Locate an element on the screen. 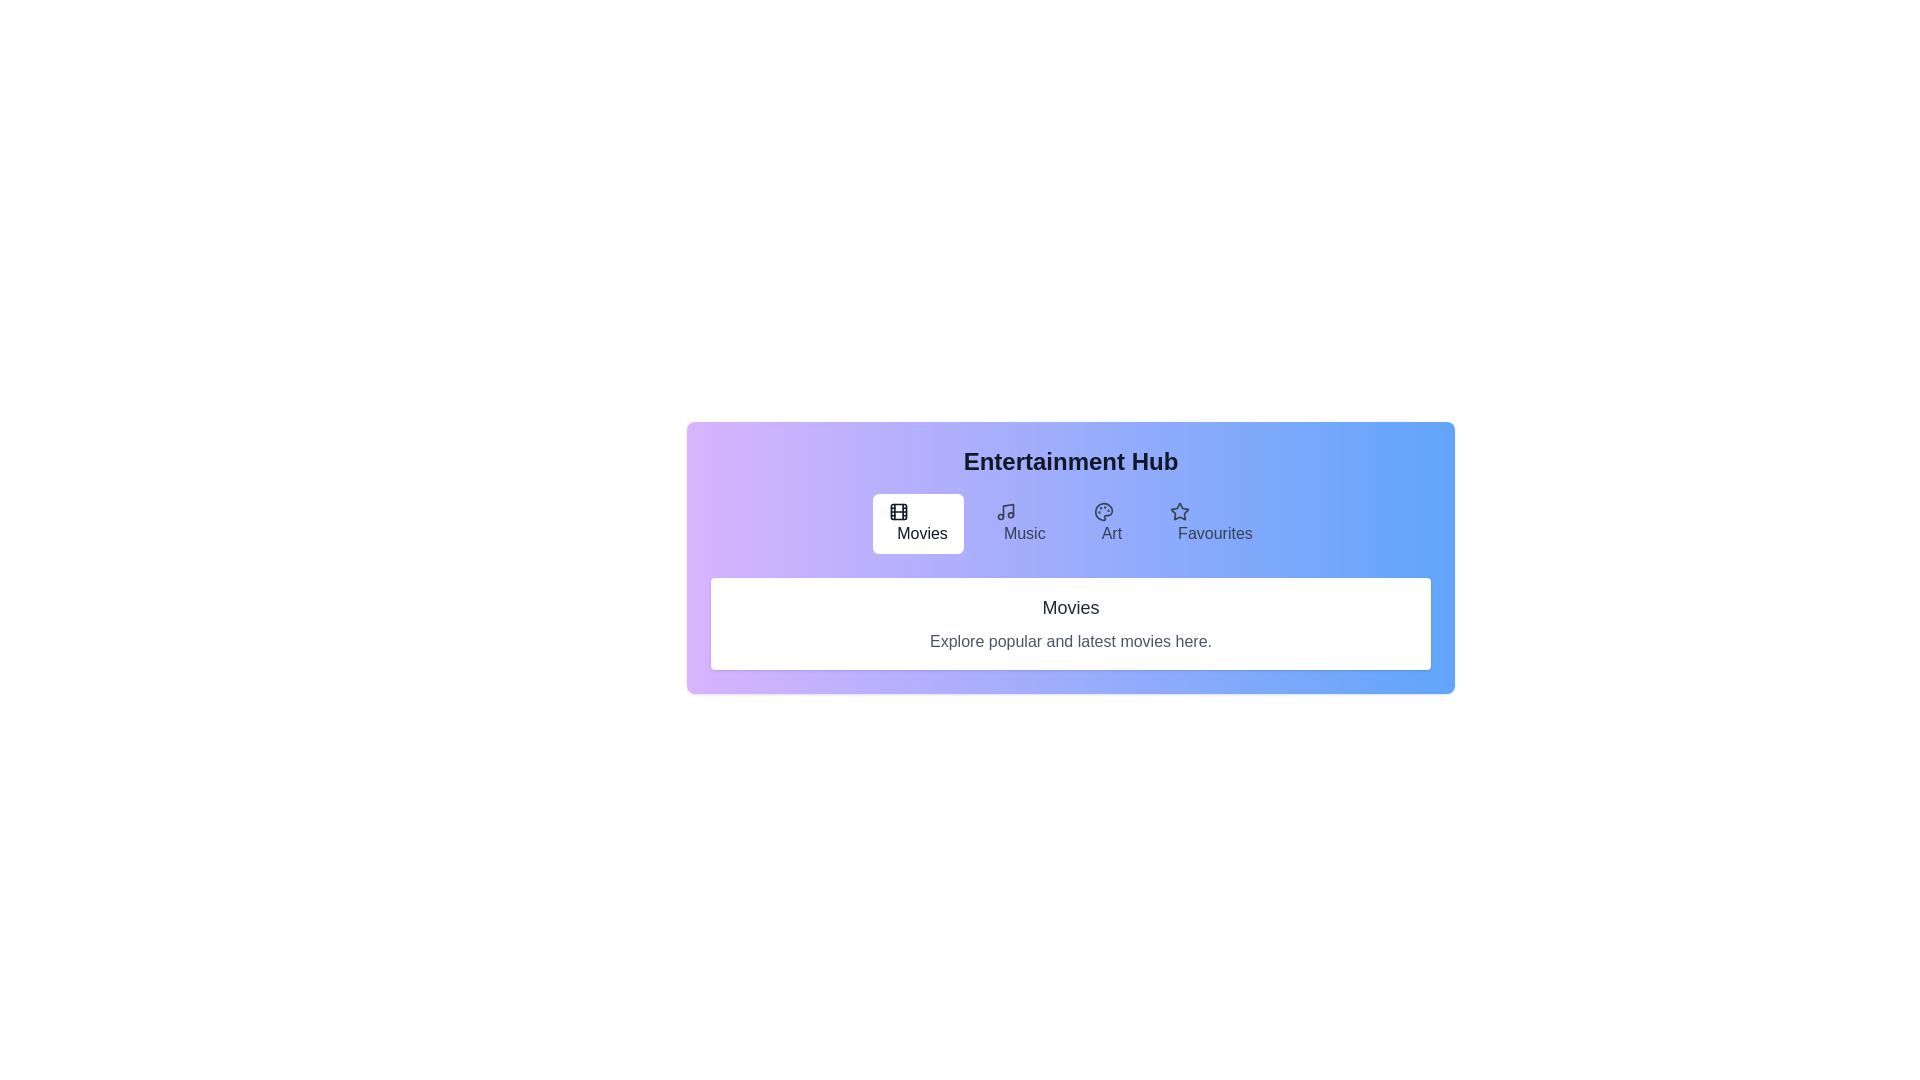 Image resolution: width=1920 pixels, height=1080 pixels. the Music tab by clicking on the corresponding tab button is located at coordinates (1020, 523).